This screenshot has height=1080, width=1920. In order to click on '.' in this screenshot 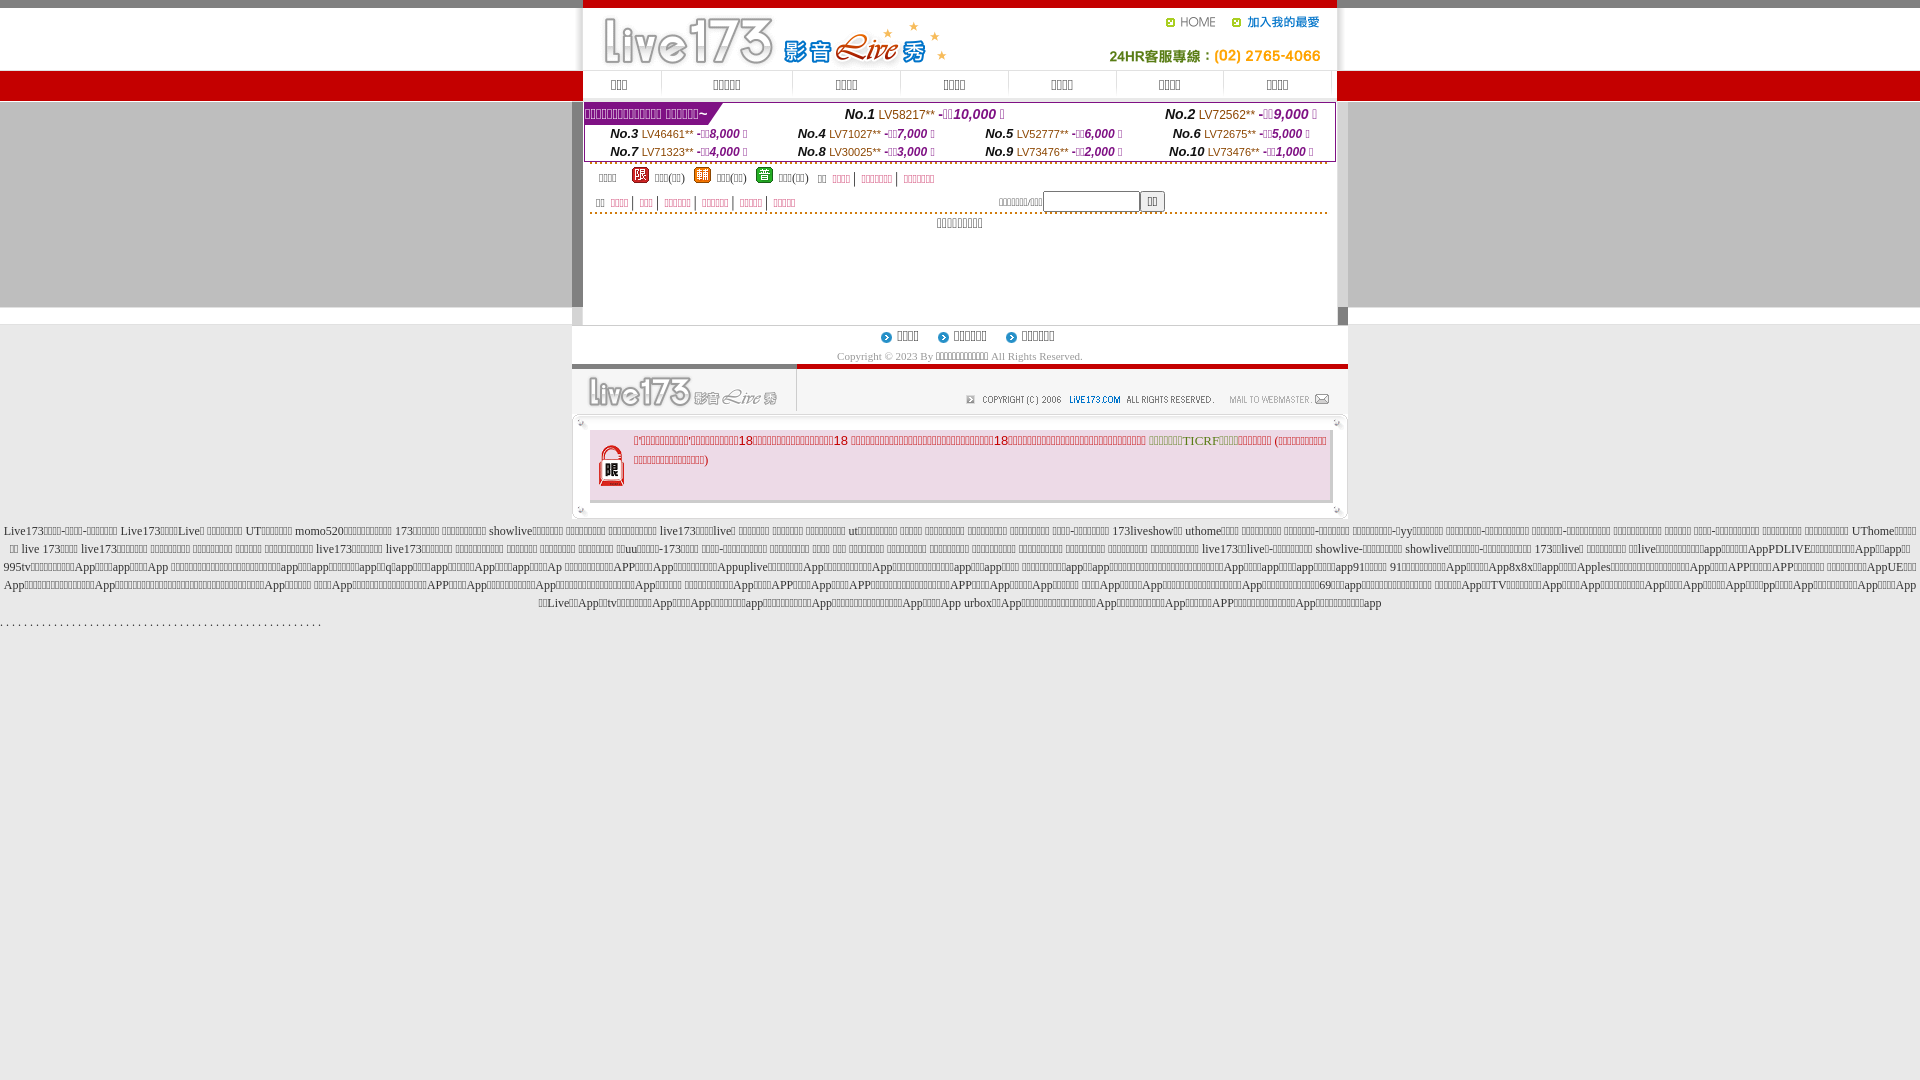, I will do `click(114, 620)`.